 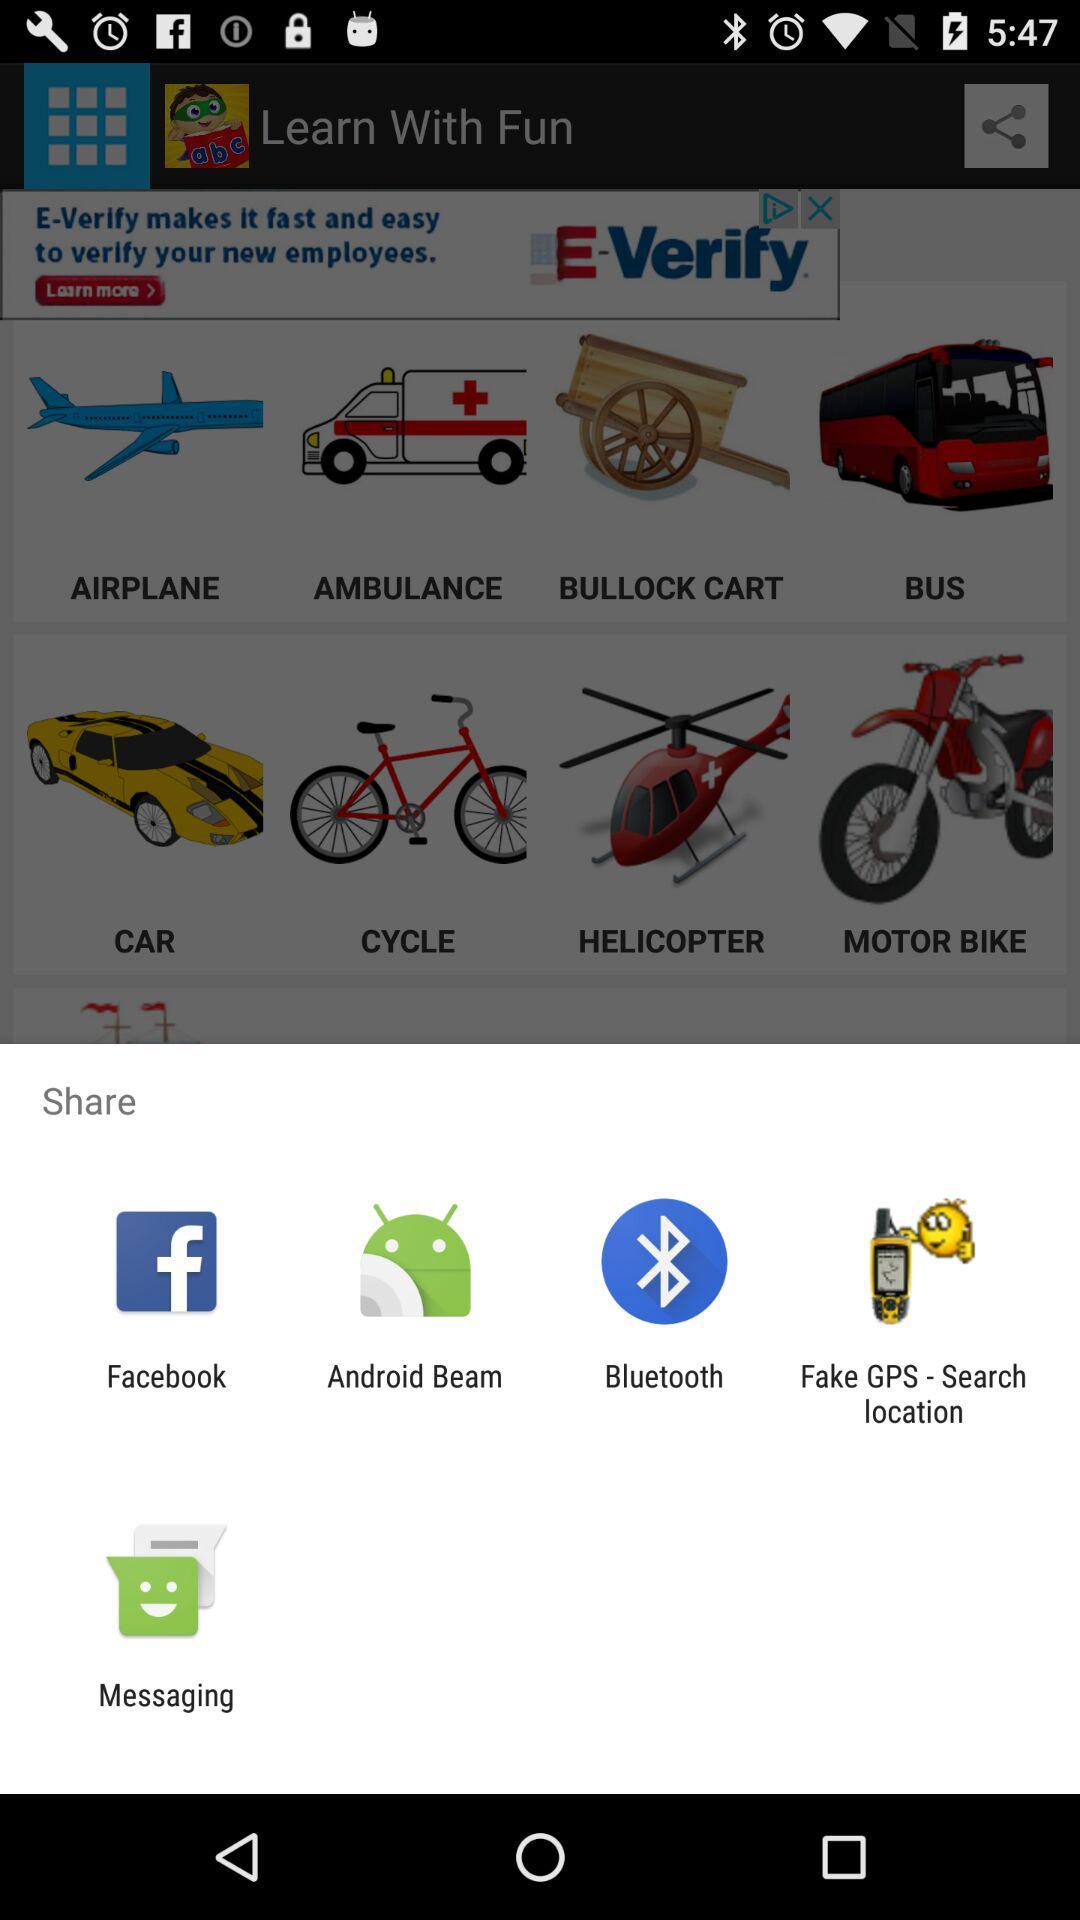 I want to click on app to the left of android beam app, so click(x=165, y=1392).